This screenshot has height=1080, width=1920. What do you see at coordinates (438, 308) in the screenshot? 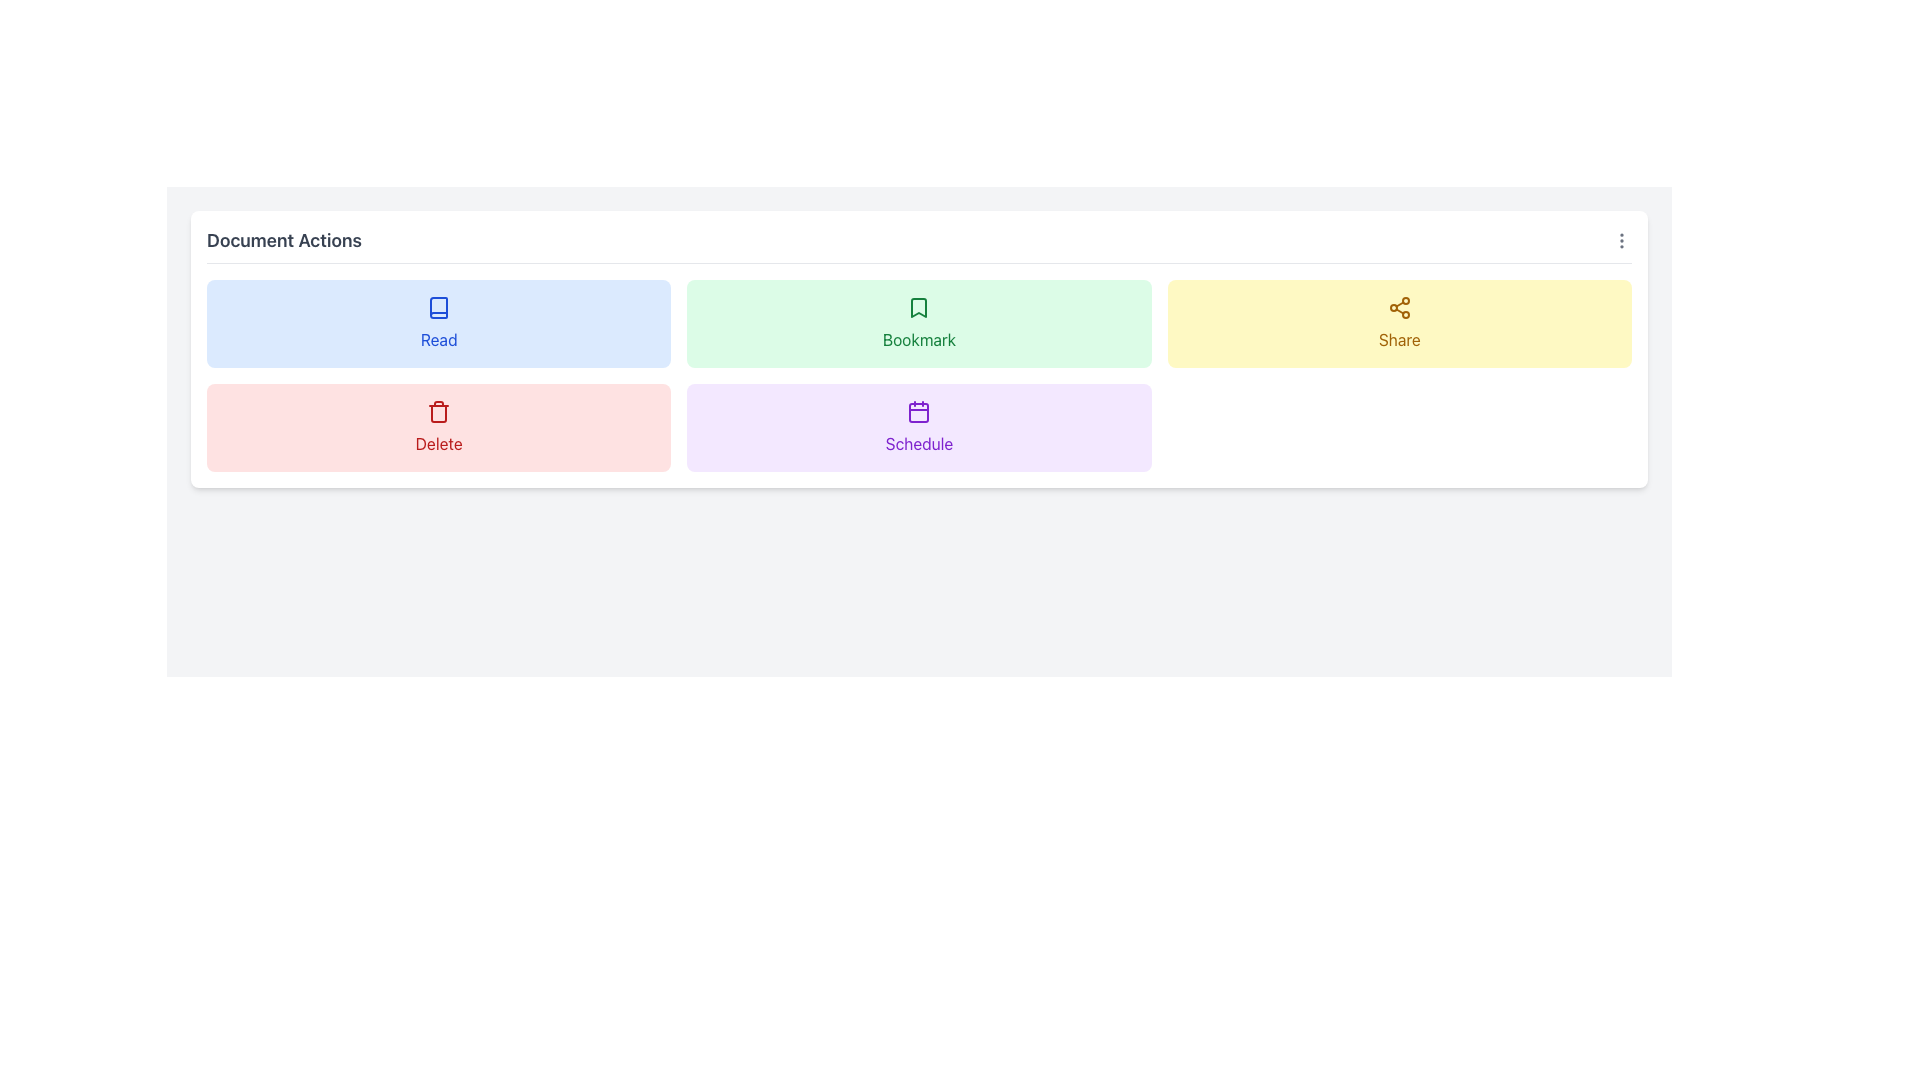
I see `the blue book-like icon that is part of the 'Read' functionality group, located in the top-left section of the 'Document Actions' area above the text label 'Read'` at bounding box center [438, 308].